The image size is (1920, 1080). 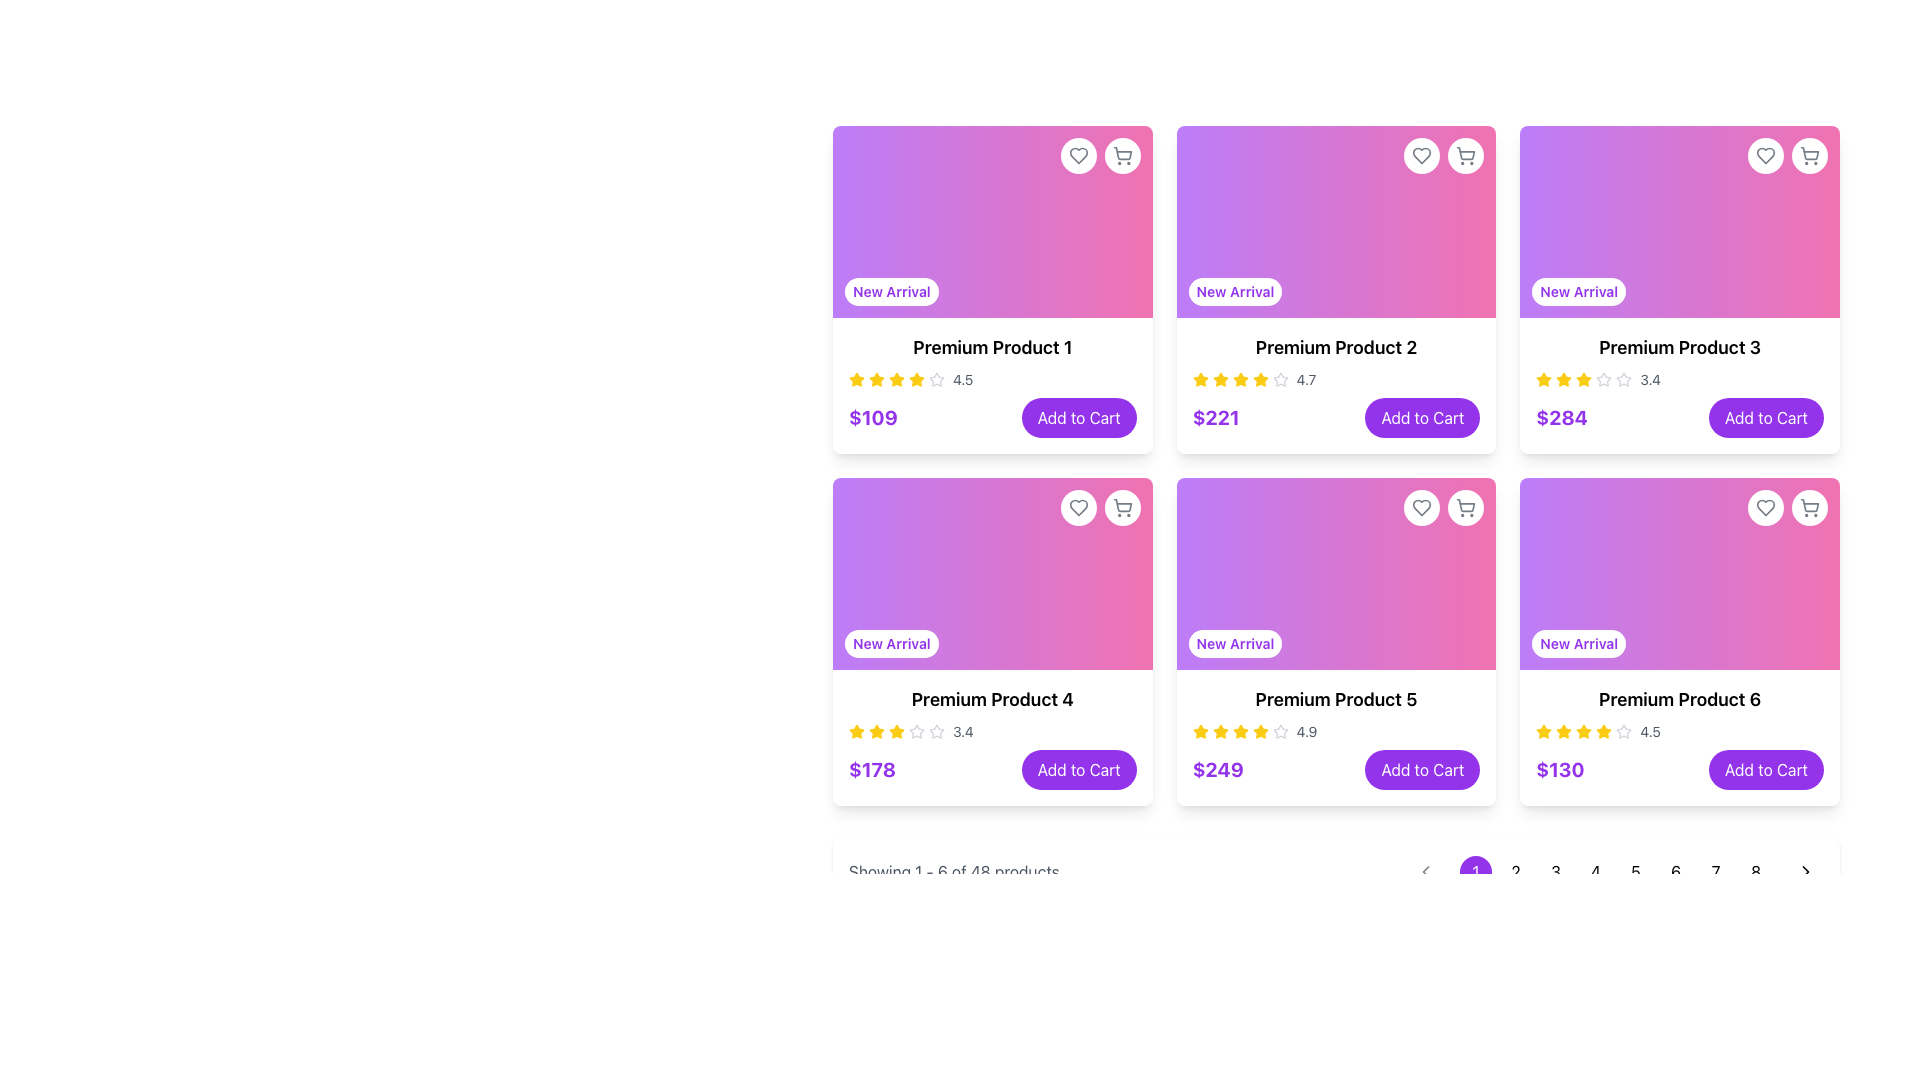 What do you see at coordinates (1766, 769) in the screenshot?
I see `the button in the bottom-right corner of the 'Premium Product 6' card` at bounding box center [1766, 769].